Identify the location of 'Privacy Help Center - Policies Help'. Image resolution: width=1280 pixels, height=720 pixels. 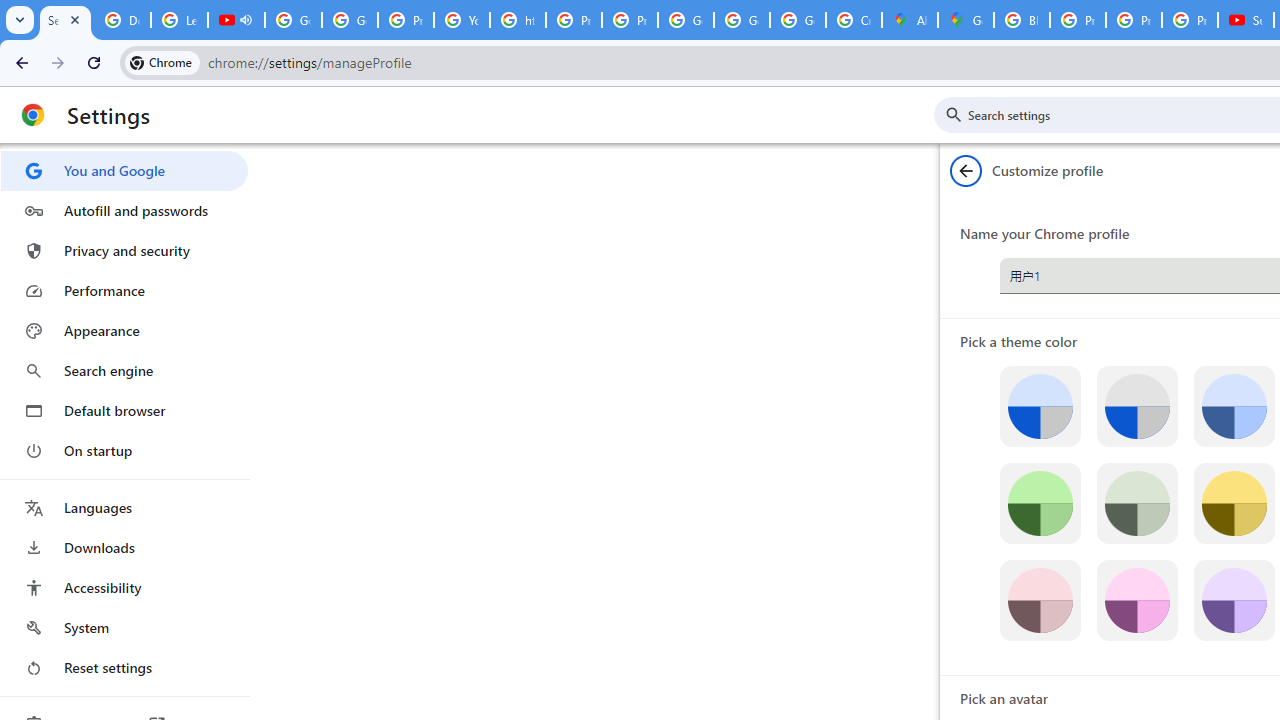
(1076, 20).